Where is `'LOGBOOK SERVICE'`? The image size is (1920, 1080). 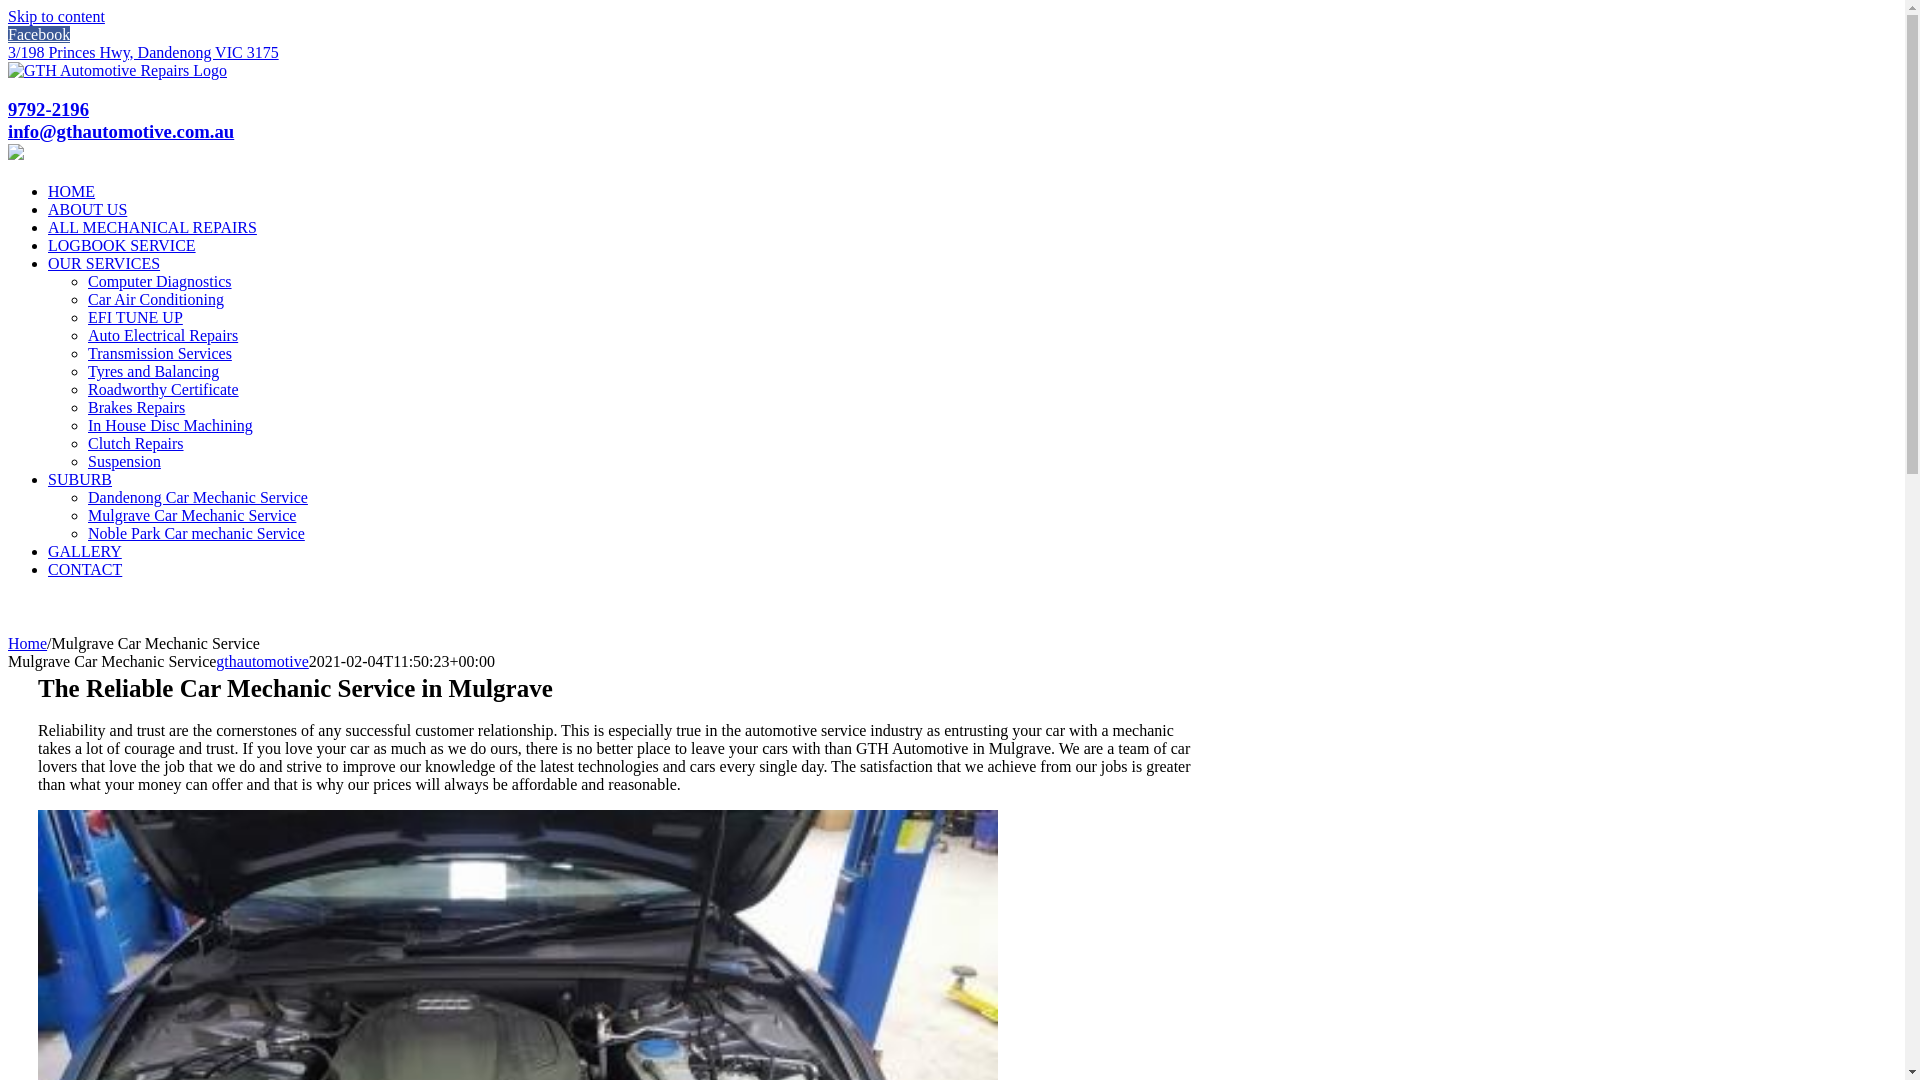 'LOGBOOK SERVICE' is located at coordinates (48, 244).